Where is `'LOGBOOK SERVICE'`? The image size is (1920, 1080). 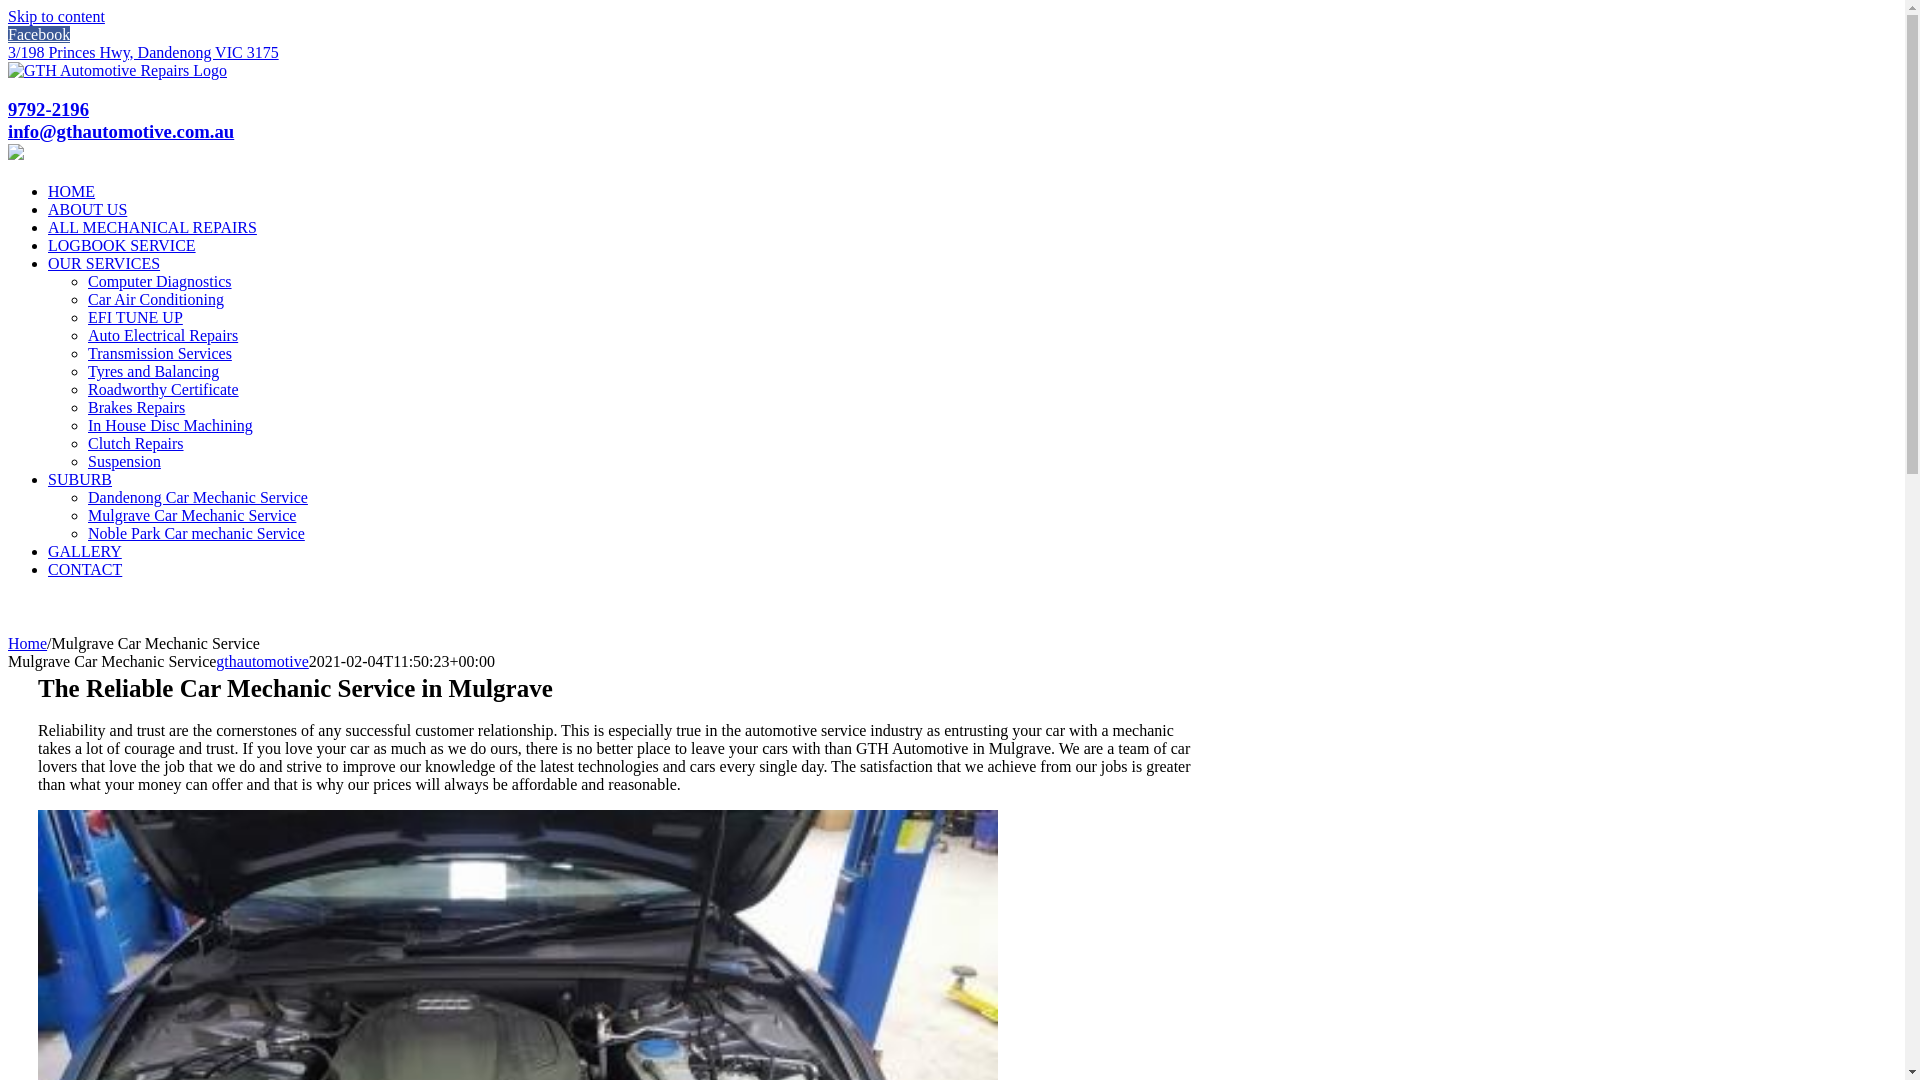 'LOGBOOK SERVICE' is located at coordinates (48, 244).